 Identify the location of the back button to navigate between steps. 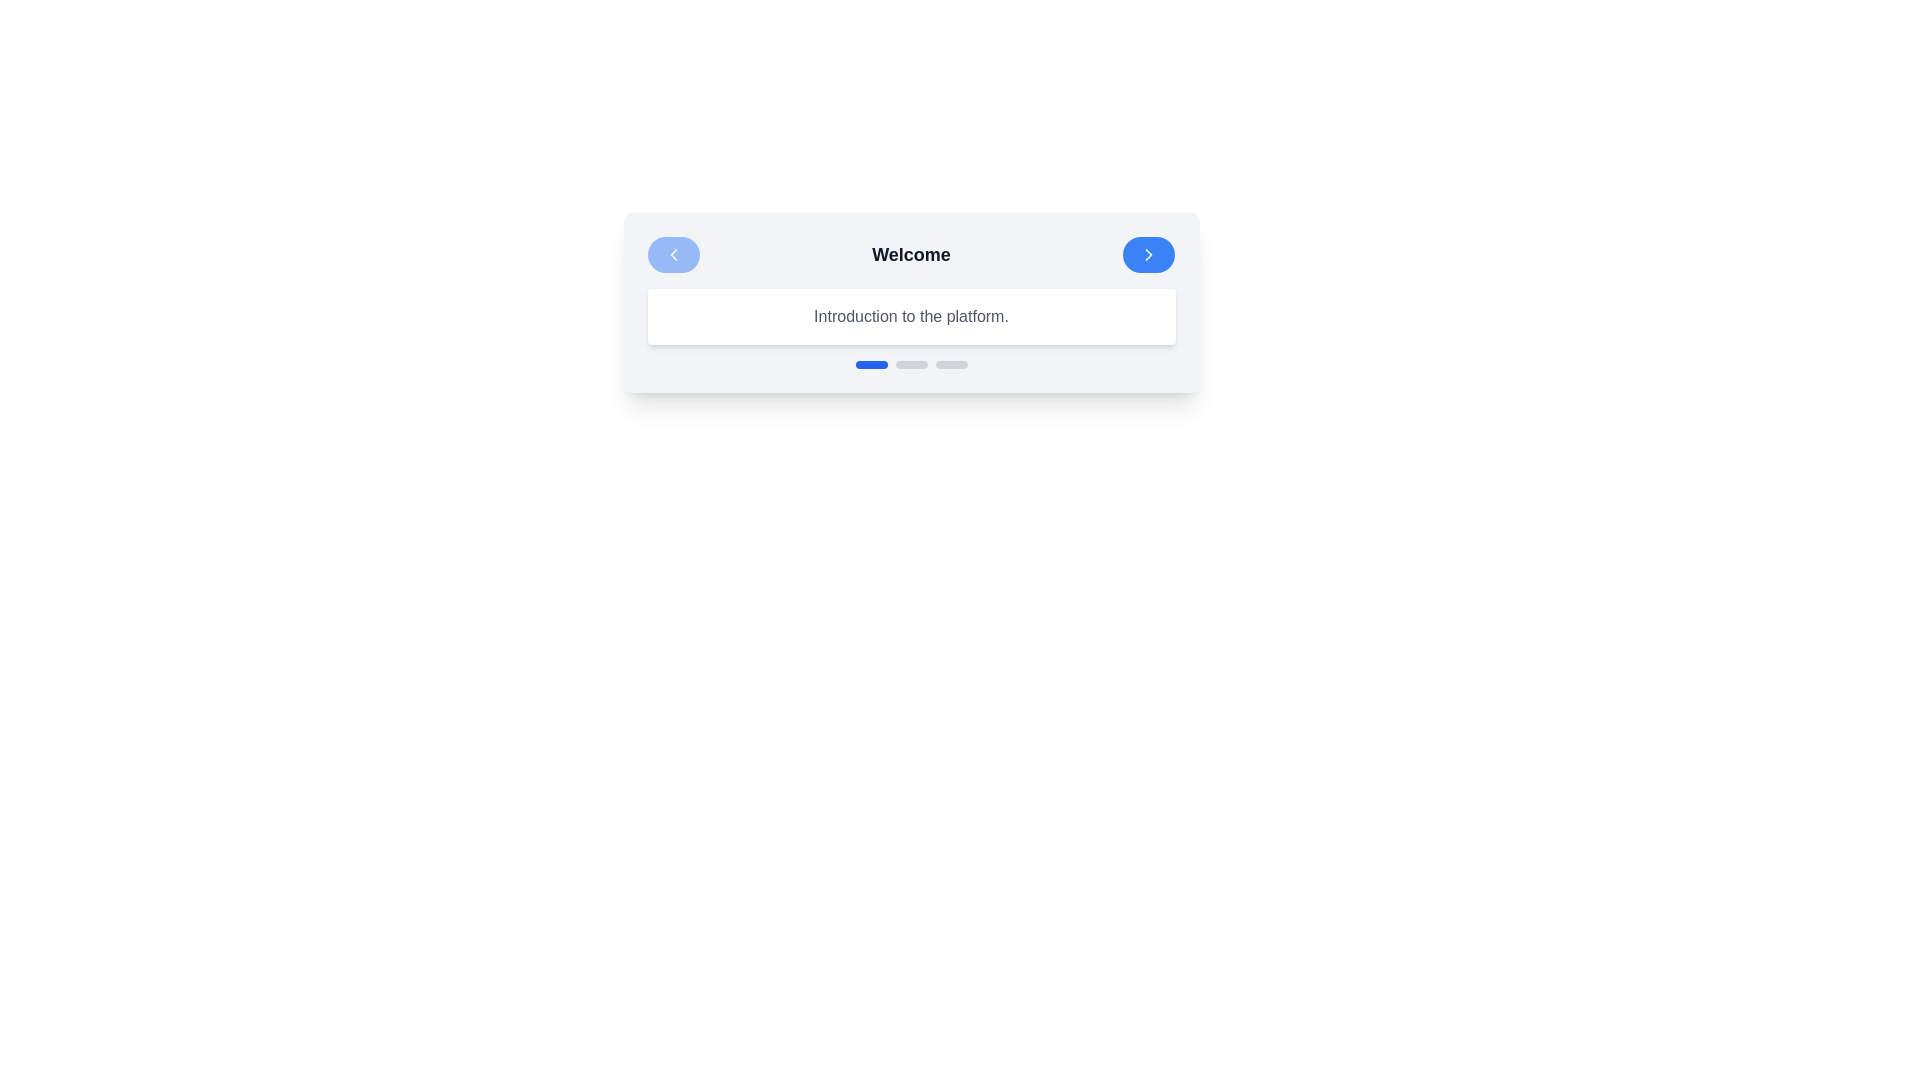
(673, 253).